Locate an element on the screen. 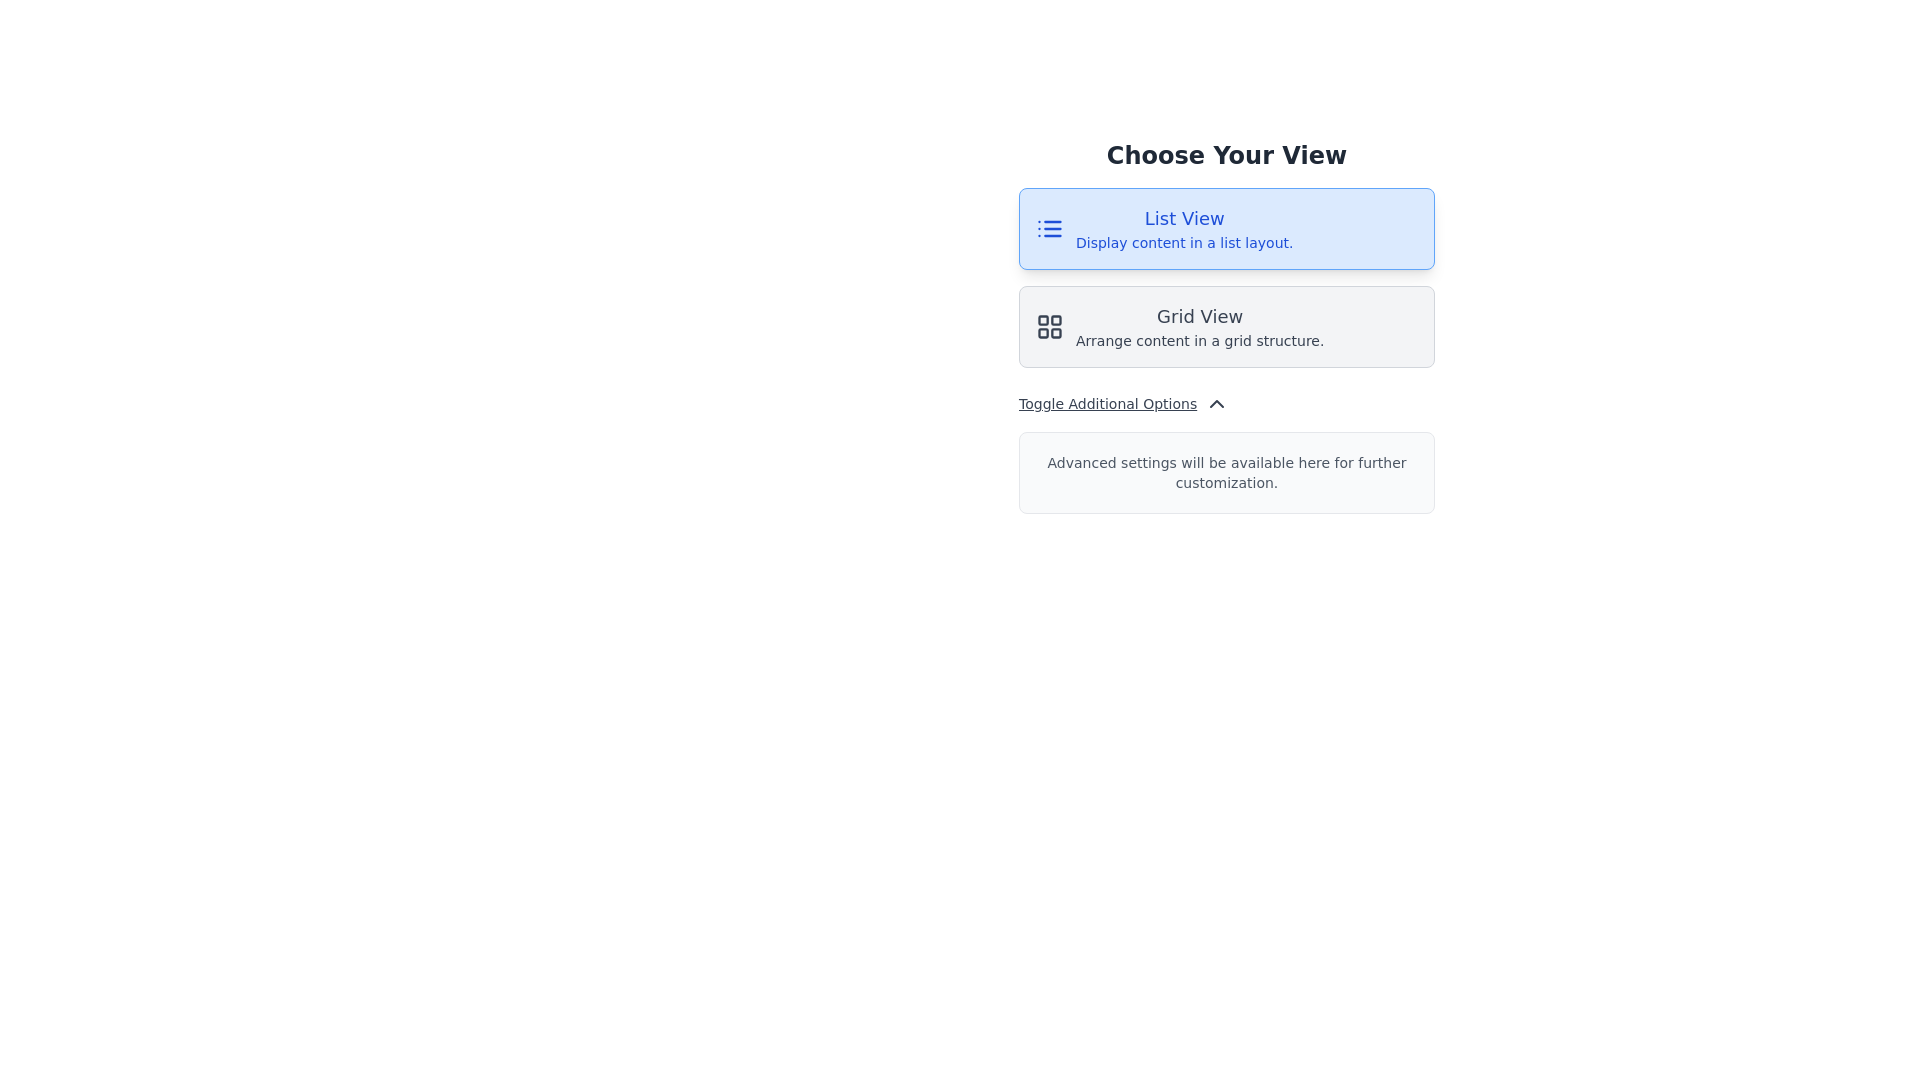 This screenshot has width=1920, height=1080. the 'List View' icon, which indicates the list view option for displaying content, located to the left of the 'List View' text label is located at coordinates (1049, 227).